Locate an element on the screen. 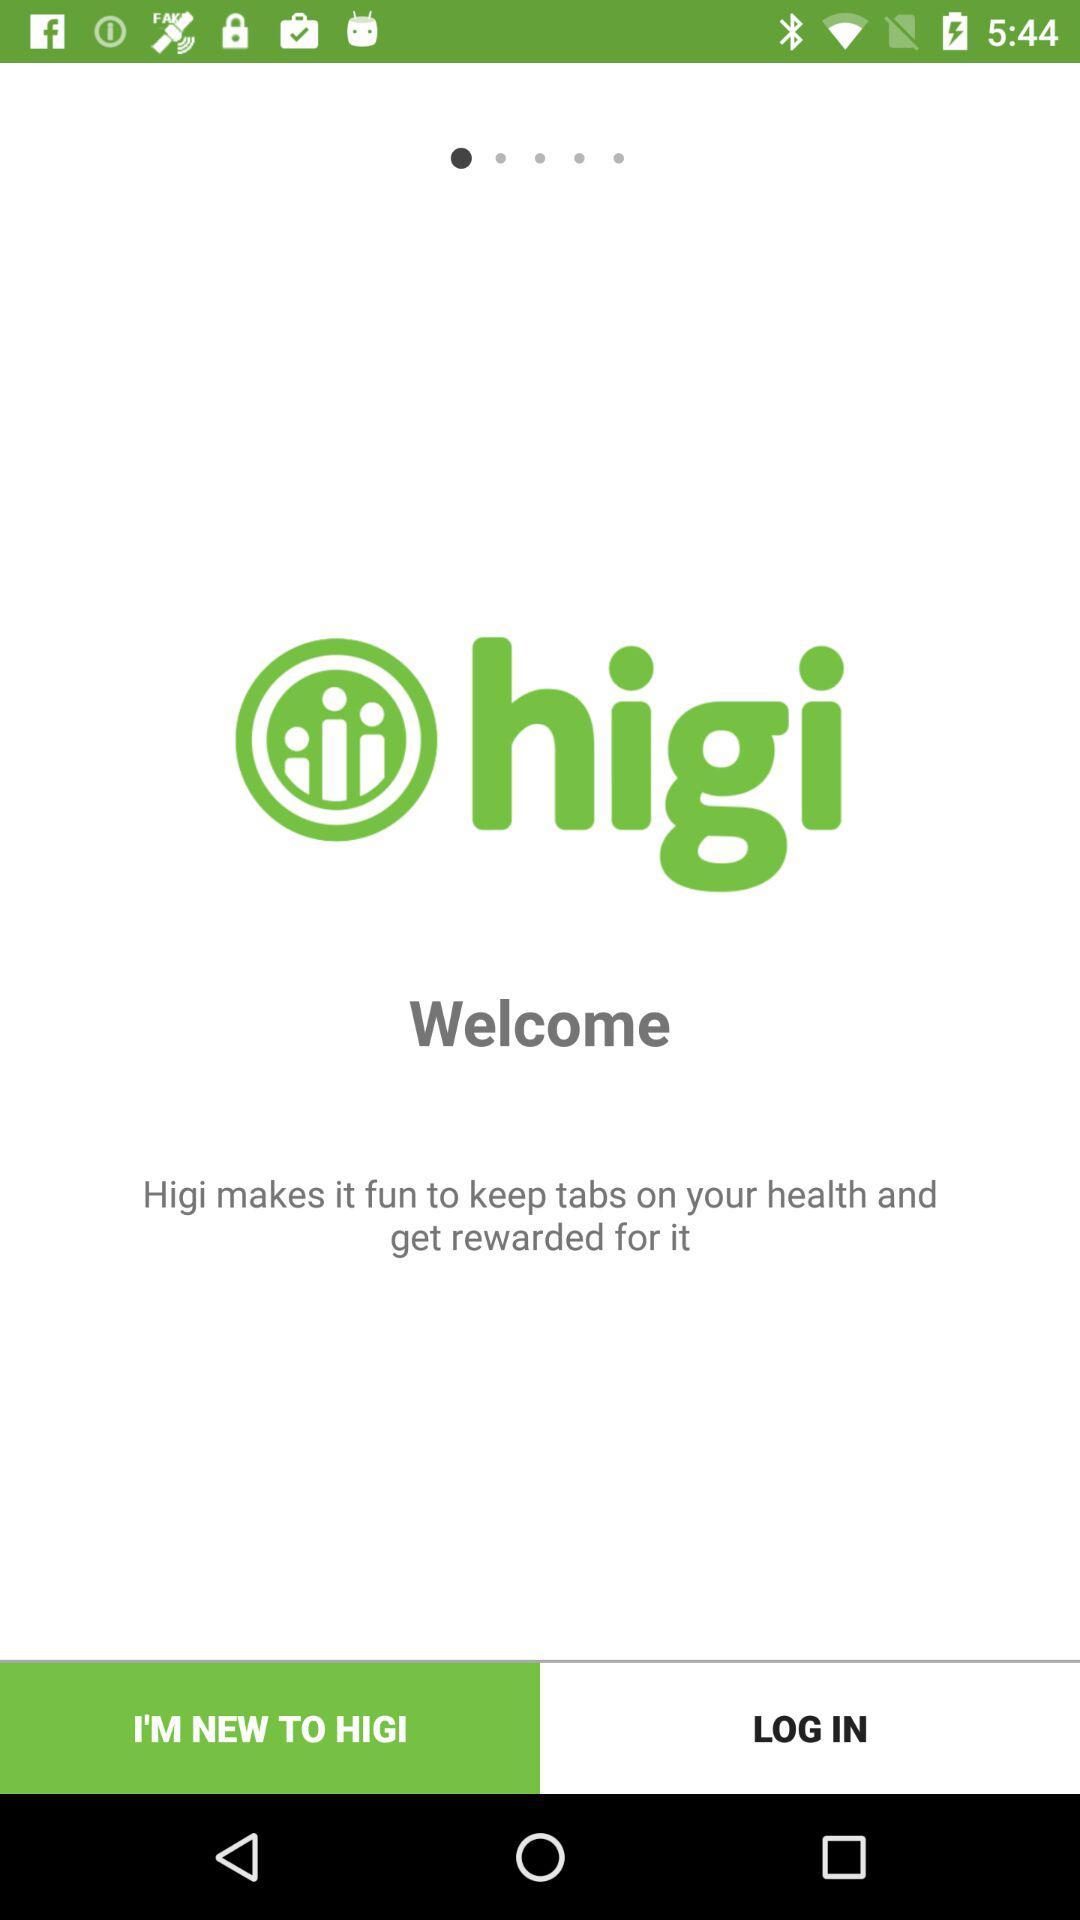  icon next to the i m new item is located at coordinates (810, 1727).